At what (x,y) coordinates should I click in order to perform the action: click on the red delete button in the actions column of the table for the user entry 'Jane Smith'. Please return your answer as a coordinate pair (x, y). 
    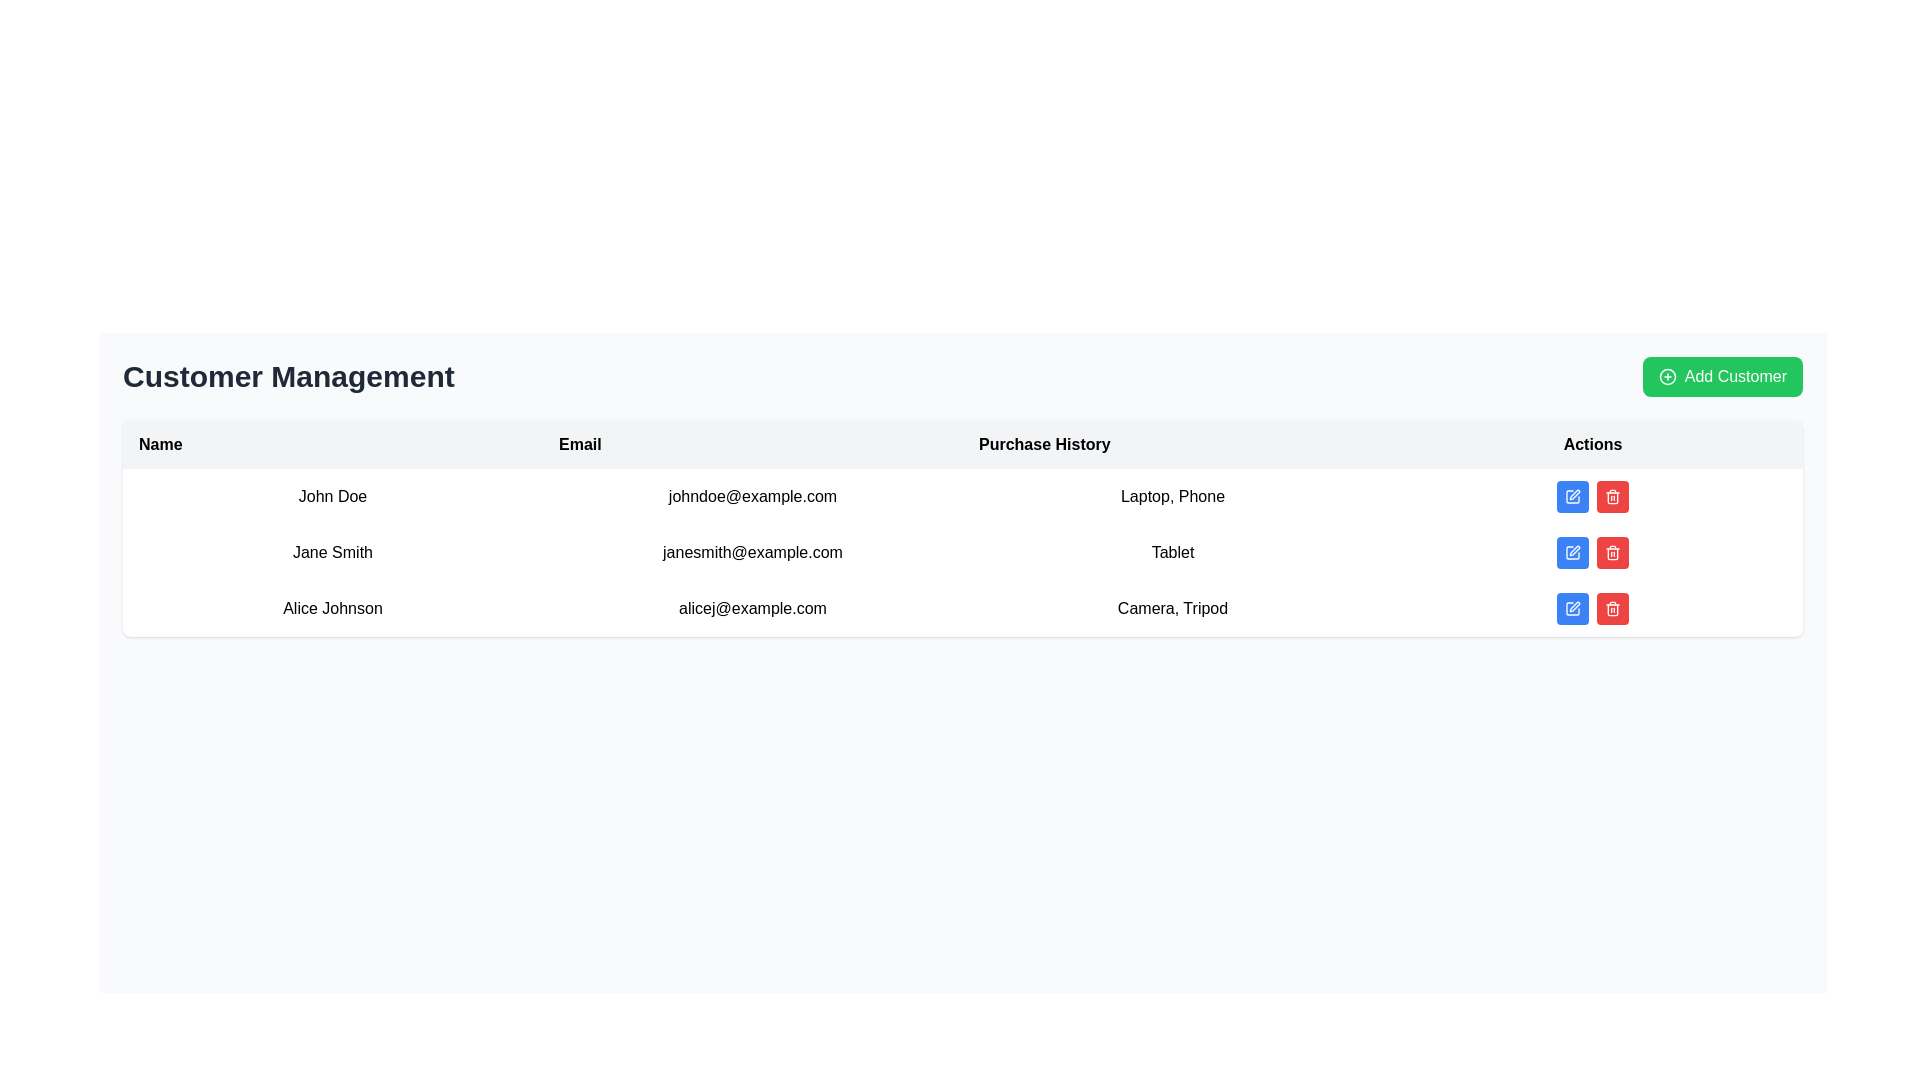
    Looking at the image, I should click on (1592, 552).